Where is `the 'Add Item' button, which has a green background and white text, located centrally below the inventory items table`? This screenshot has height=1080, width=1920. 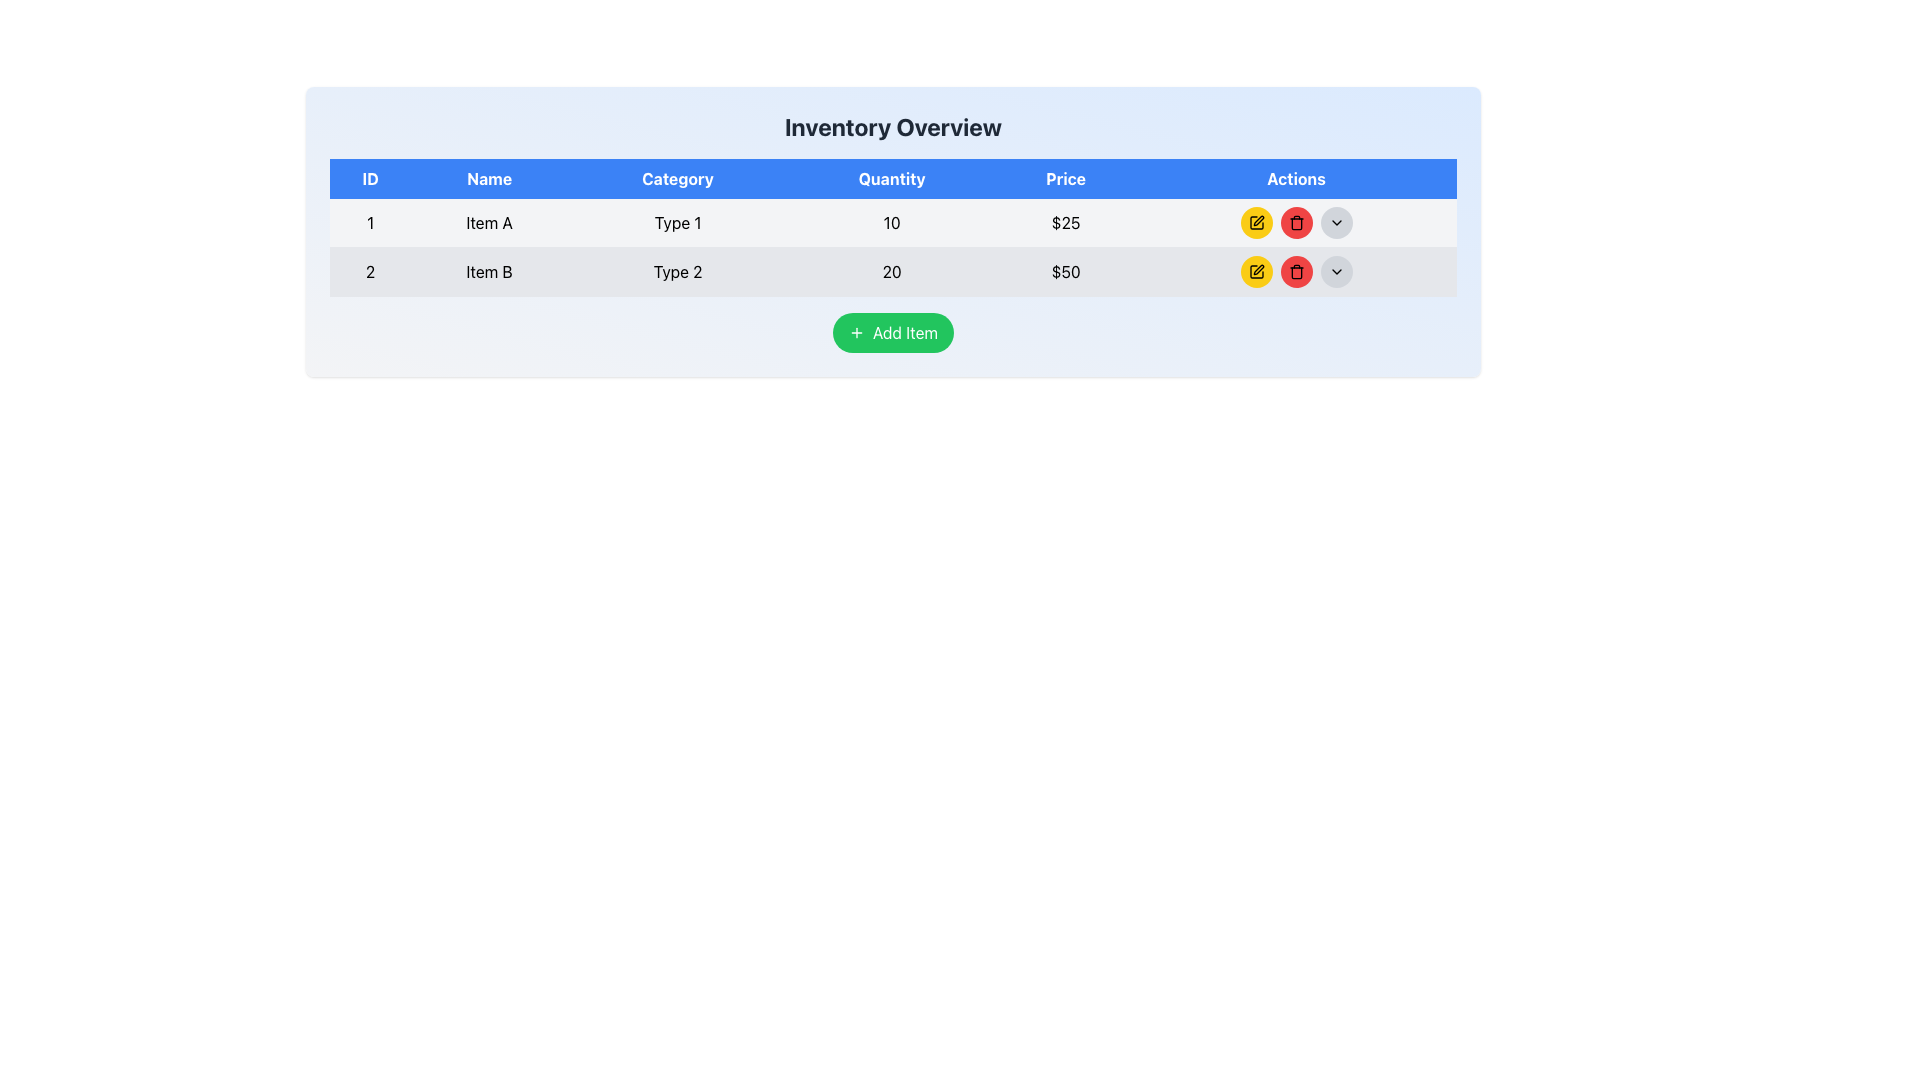
the 'Add Item' button, which has a green background and white text, located centrally below the inventory items table is located at coordinates (892, 331).